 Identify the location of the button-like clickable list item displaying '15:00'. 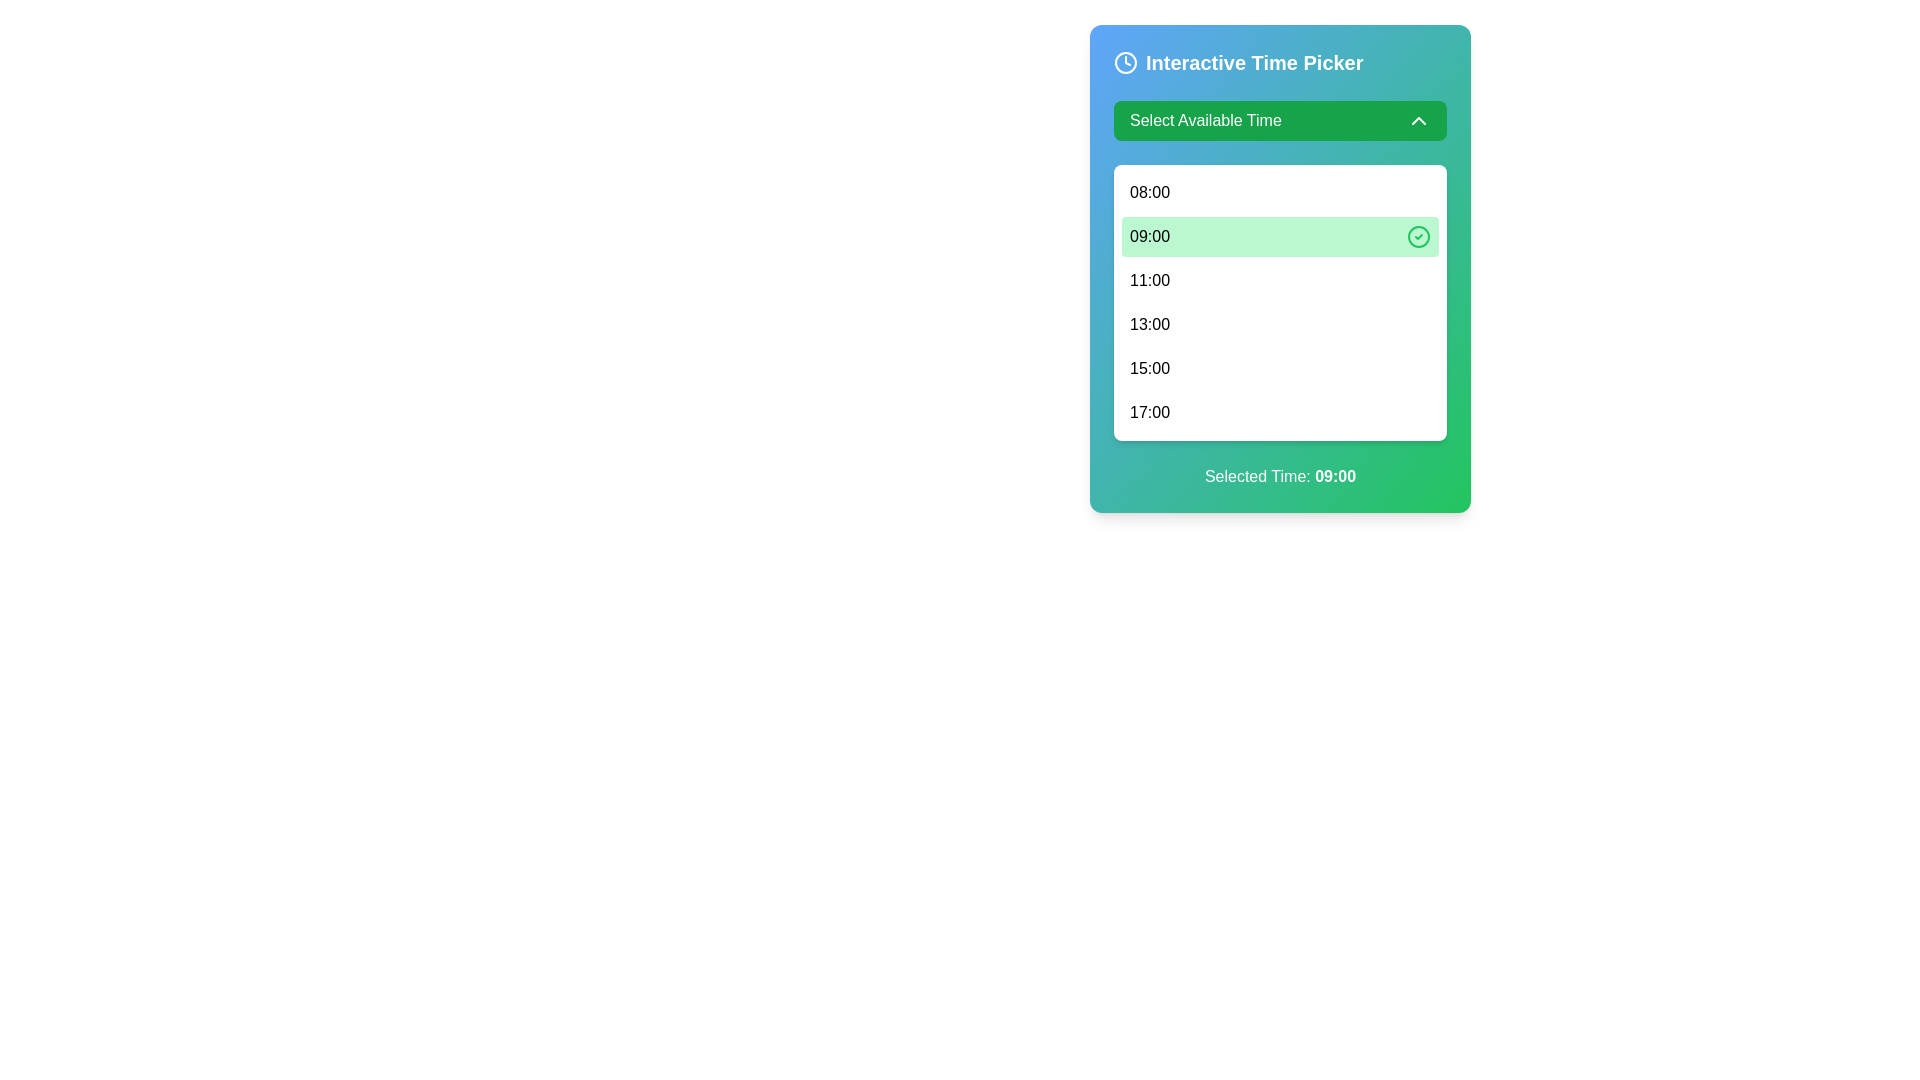
(1280, 369).